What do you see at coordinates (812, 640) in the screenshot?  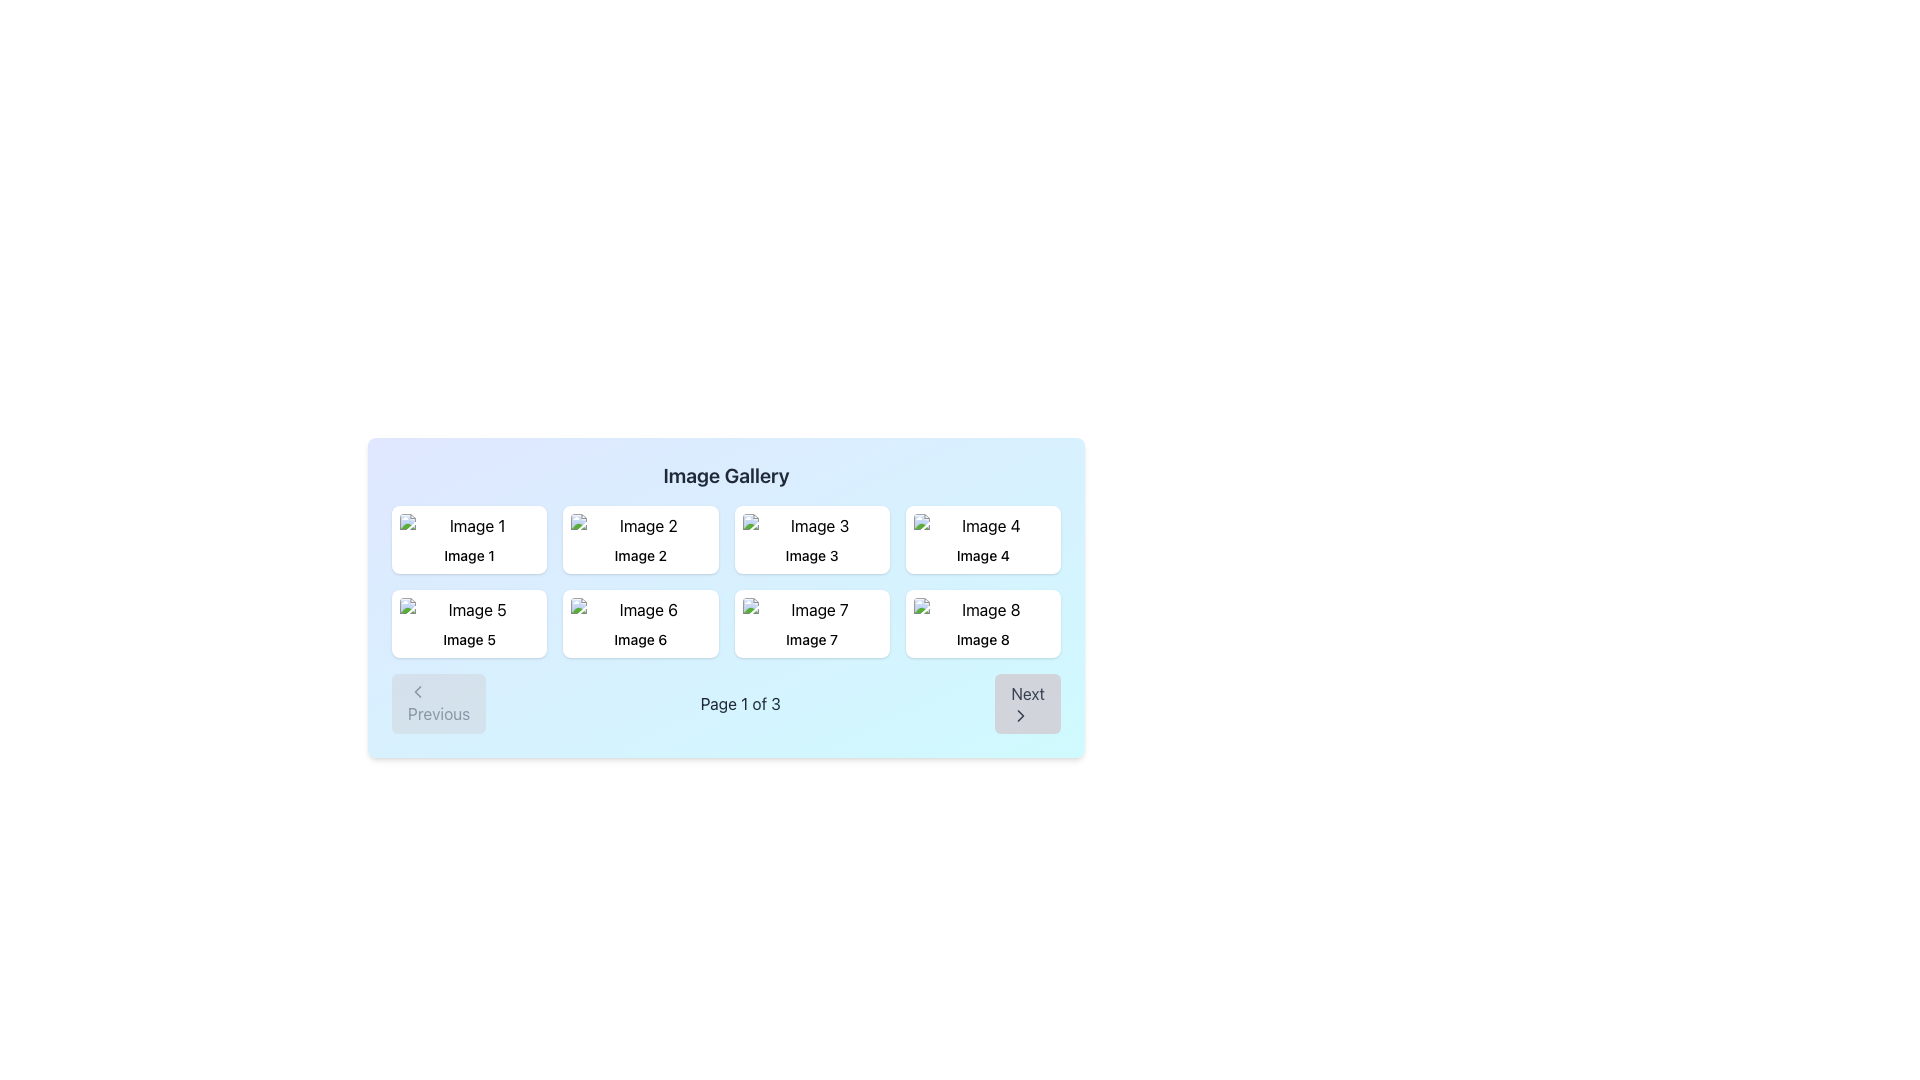 I see `text content of the label associated with 'Image 7', located in the middle row, fourth column of the grid layout` at bounding box center [812, 640].